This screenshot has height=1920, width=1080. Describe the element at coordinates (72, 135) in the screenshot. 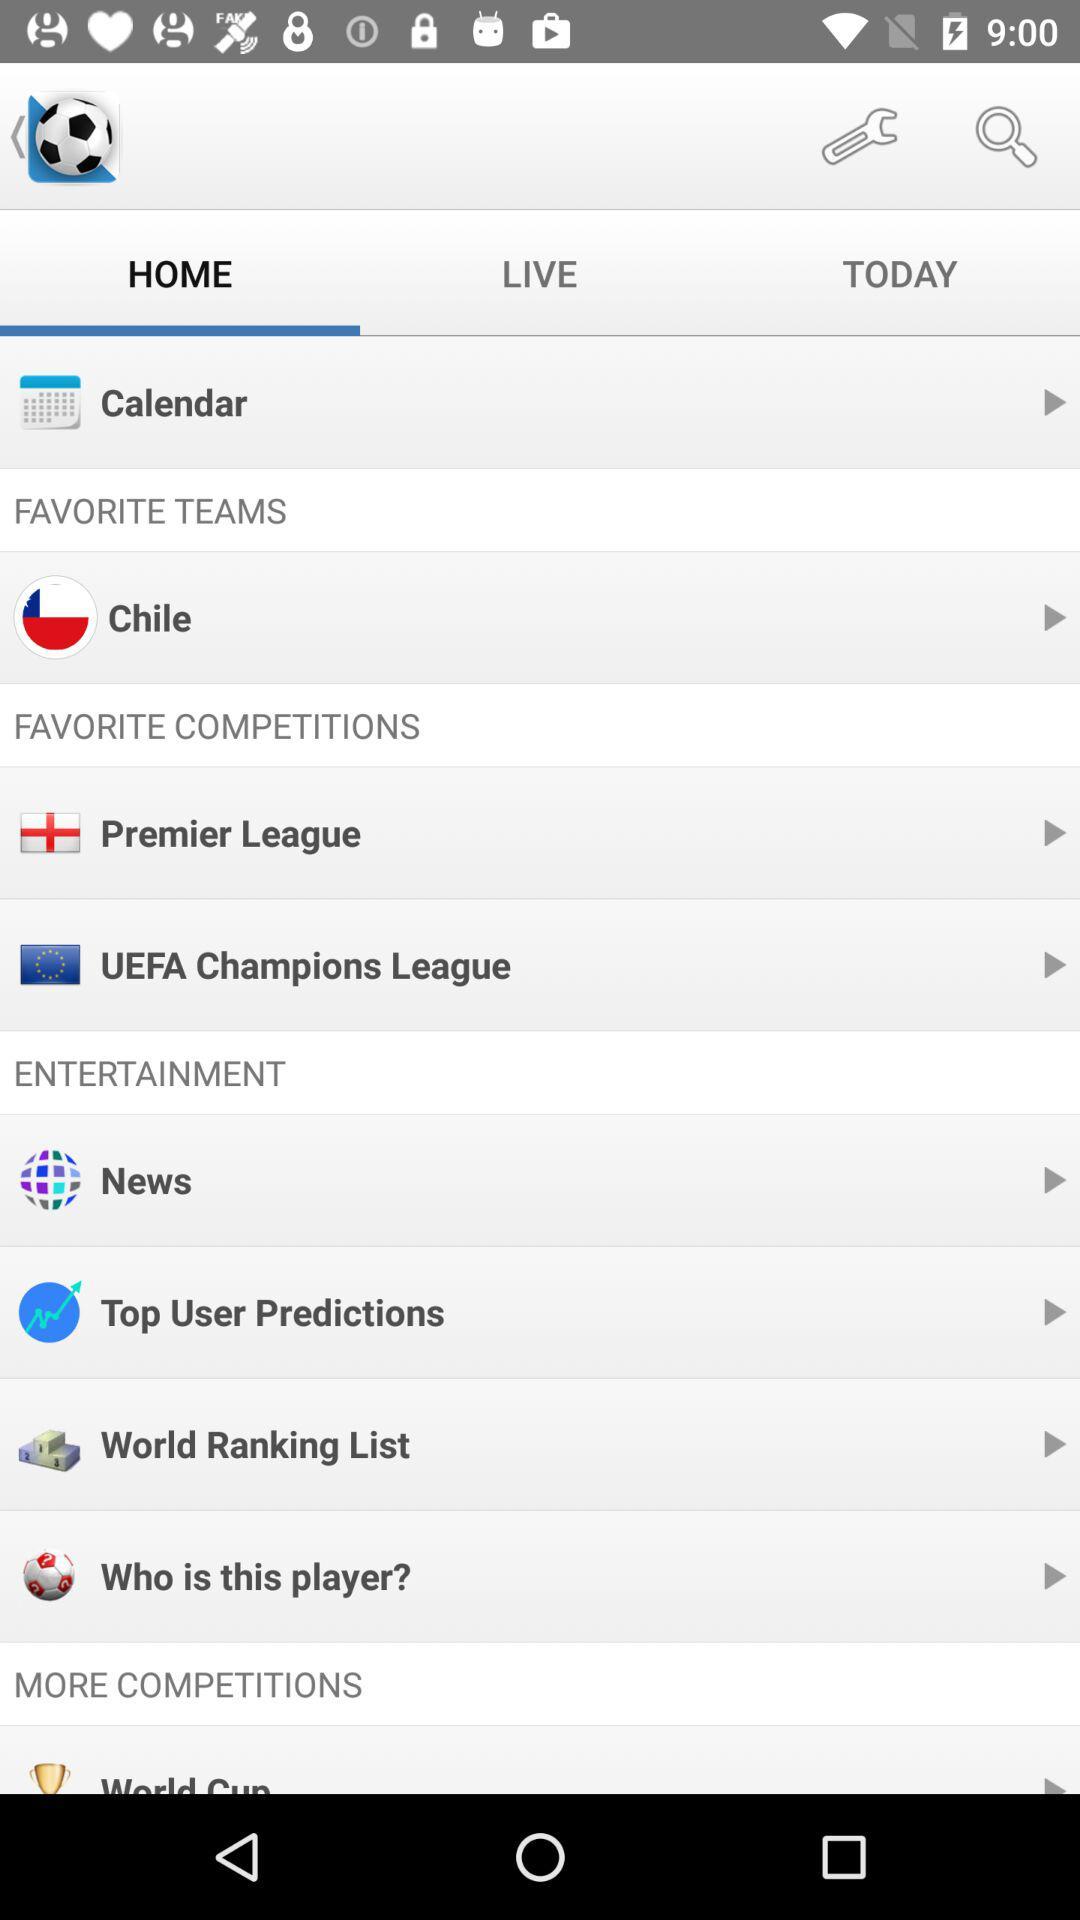

I see `the icon above the home item` at that location.